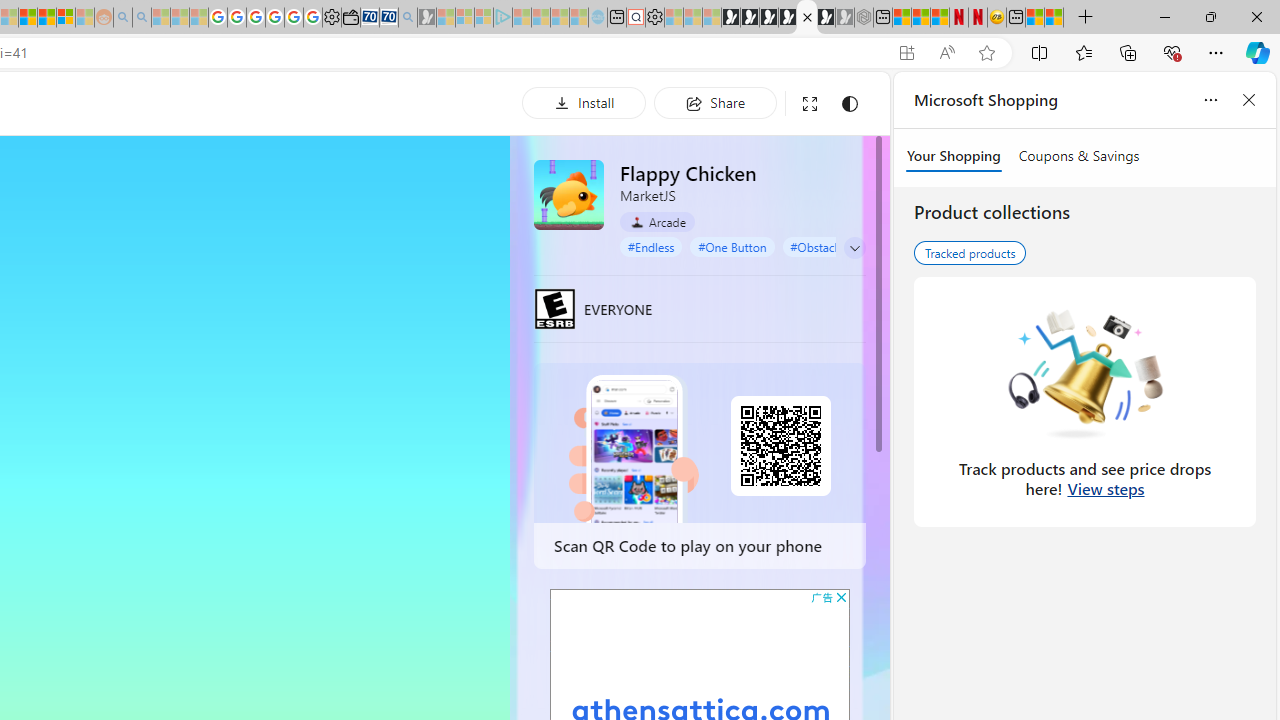  Describe the element at coordinates (567, 194) in the screenshot. I see `'Flappy Chicken'` at that location.